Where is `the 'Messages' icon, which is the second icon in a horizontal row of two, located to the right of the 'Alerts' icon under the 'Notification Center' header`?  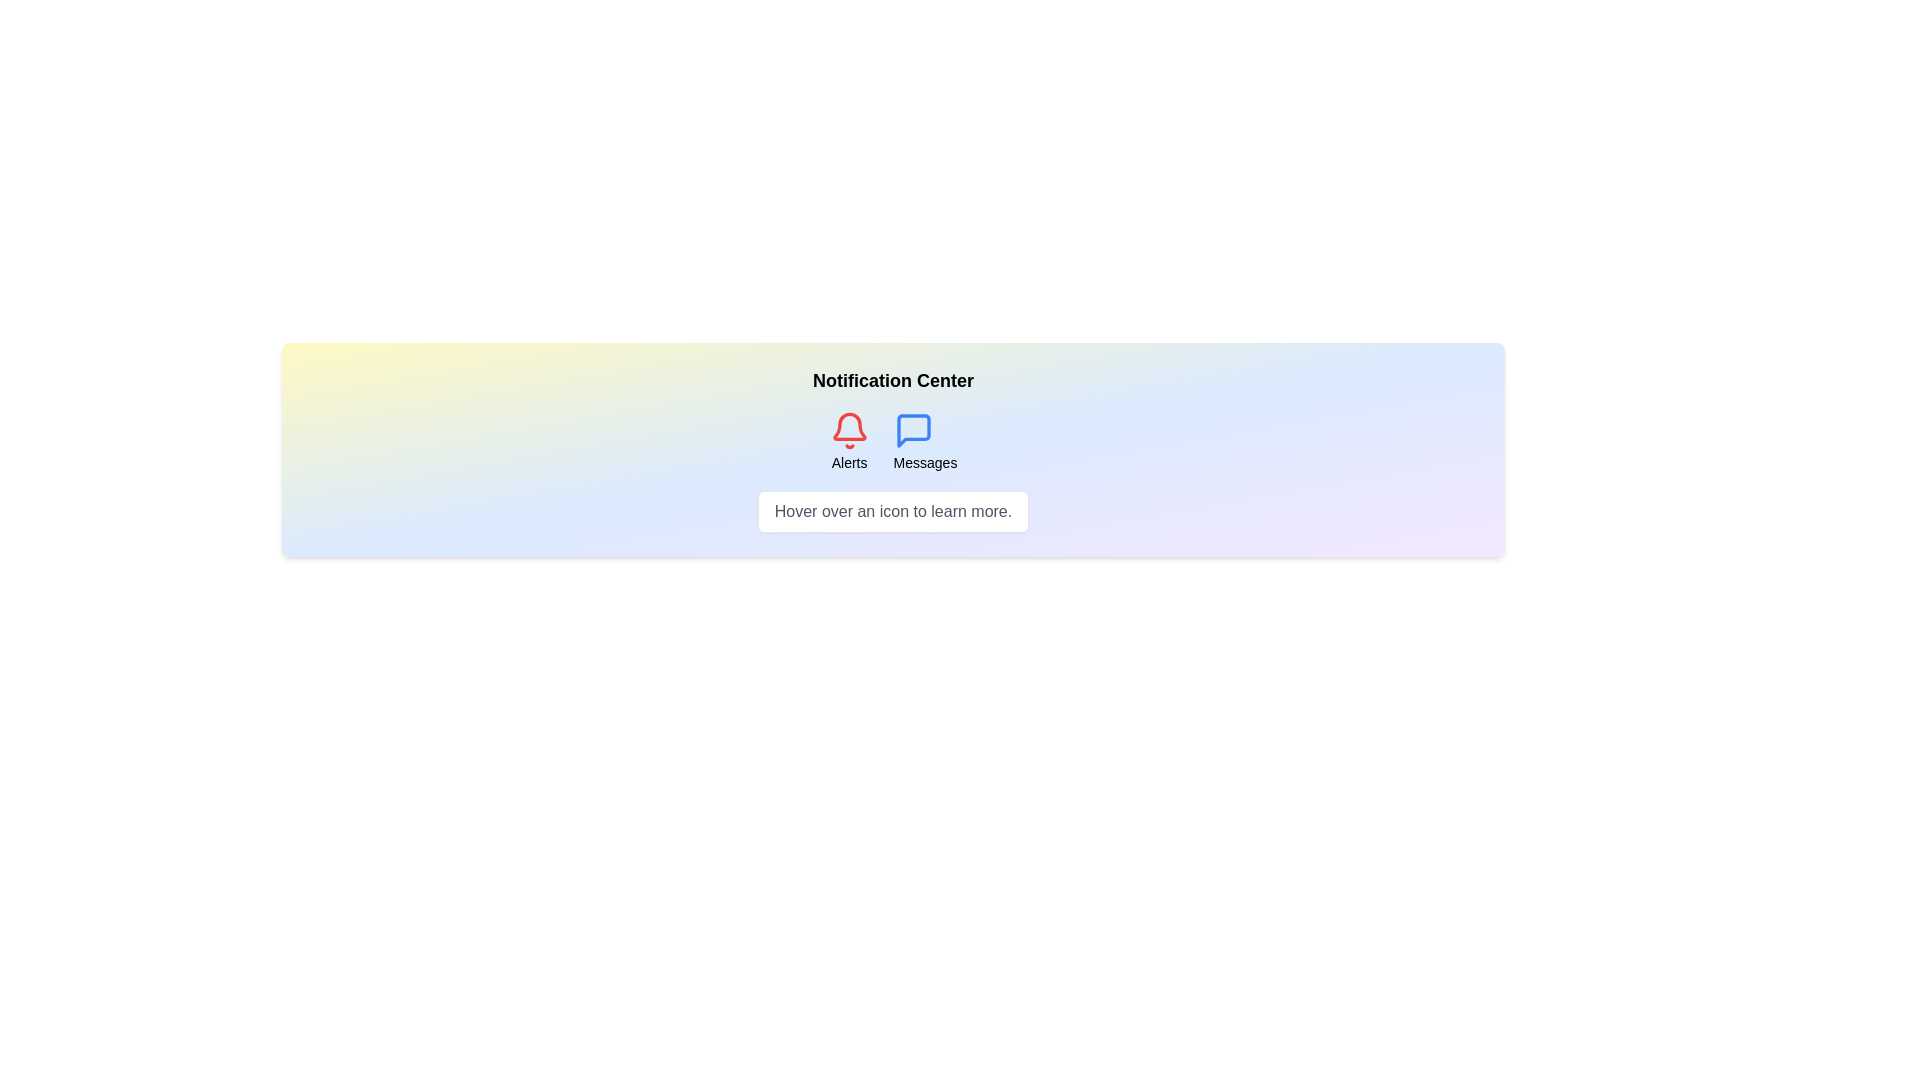
the 'Messages' icon, which is the second icon in a horizontal row of two, located to the right of the 'Alerts' icon under the 'Notification Center' header is located at coordinates (912, 430).